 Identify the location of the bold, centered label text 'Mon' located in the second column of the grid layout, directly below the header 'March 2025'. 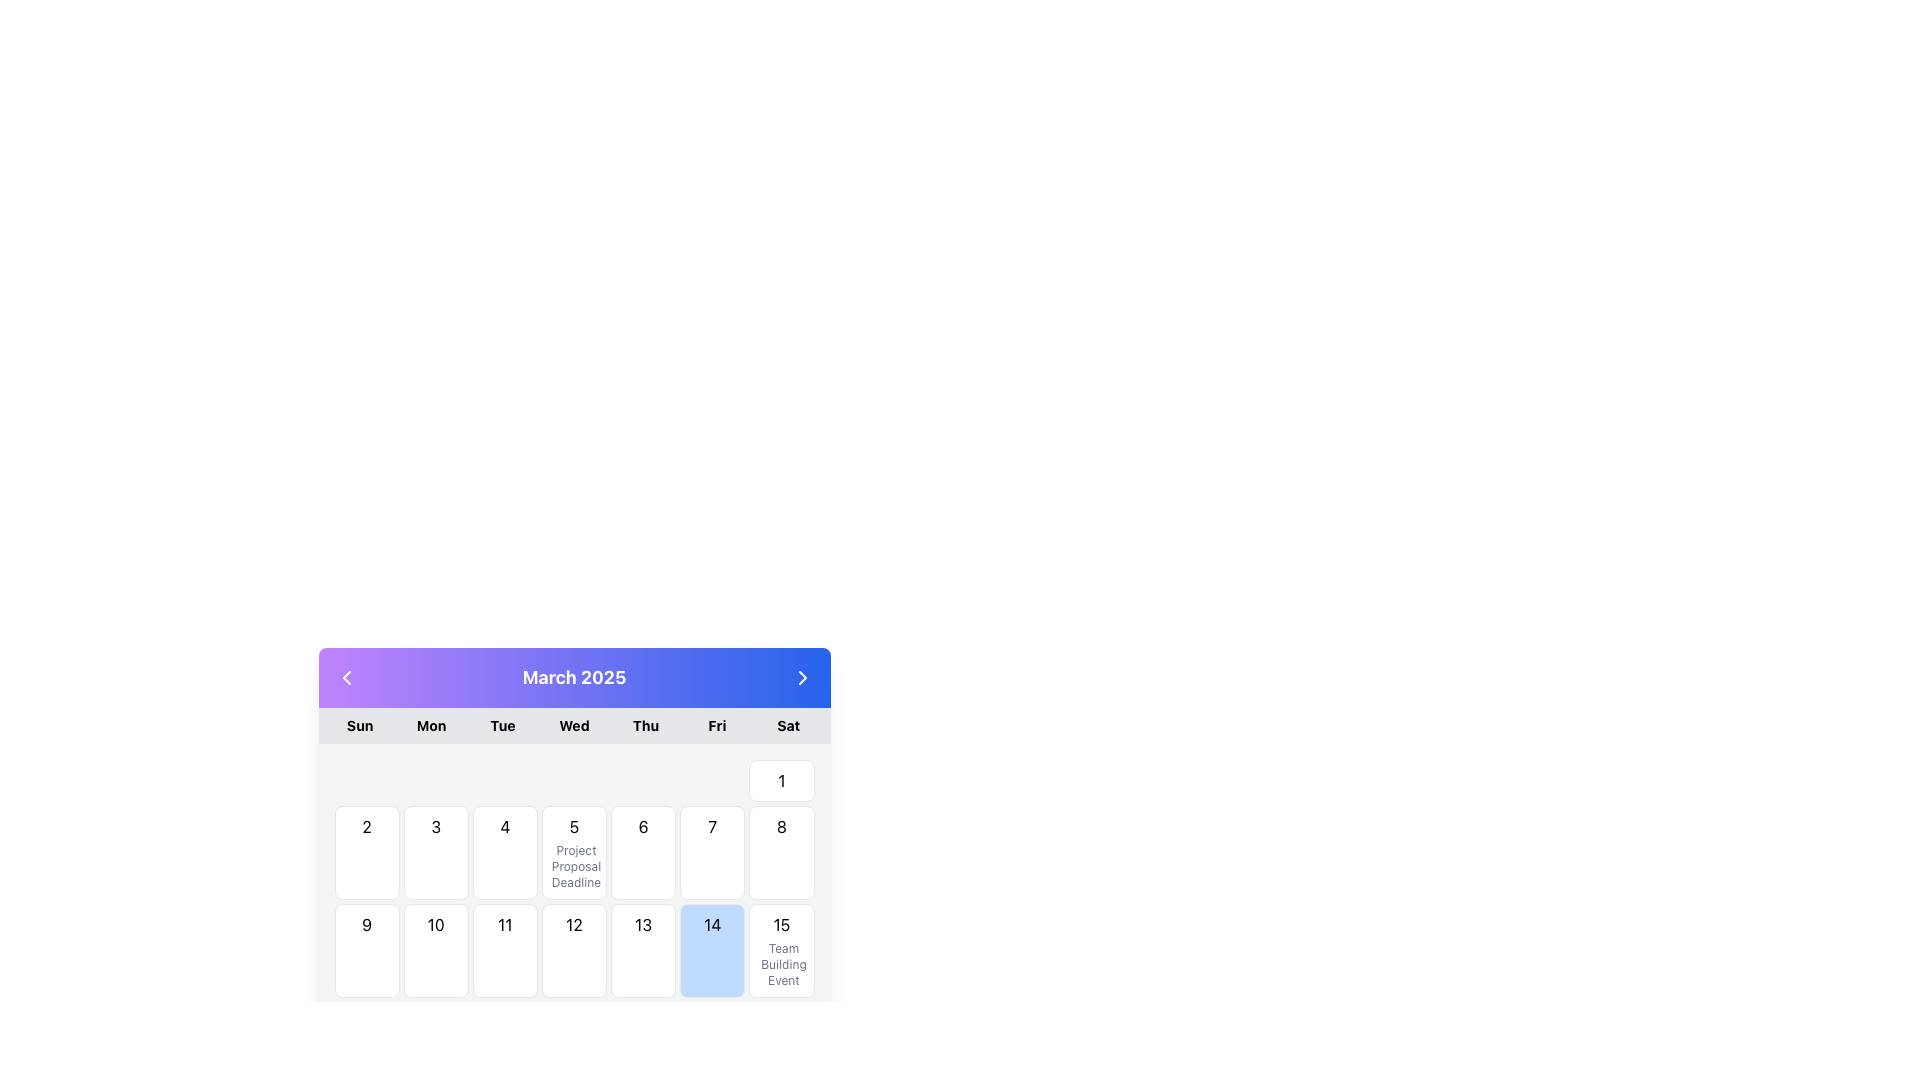
(430, 725).